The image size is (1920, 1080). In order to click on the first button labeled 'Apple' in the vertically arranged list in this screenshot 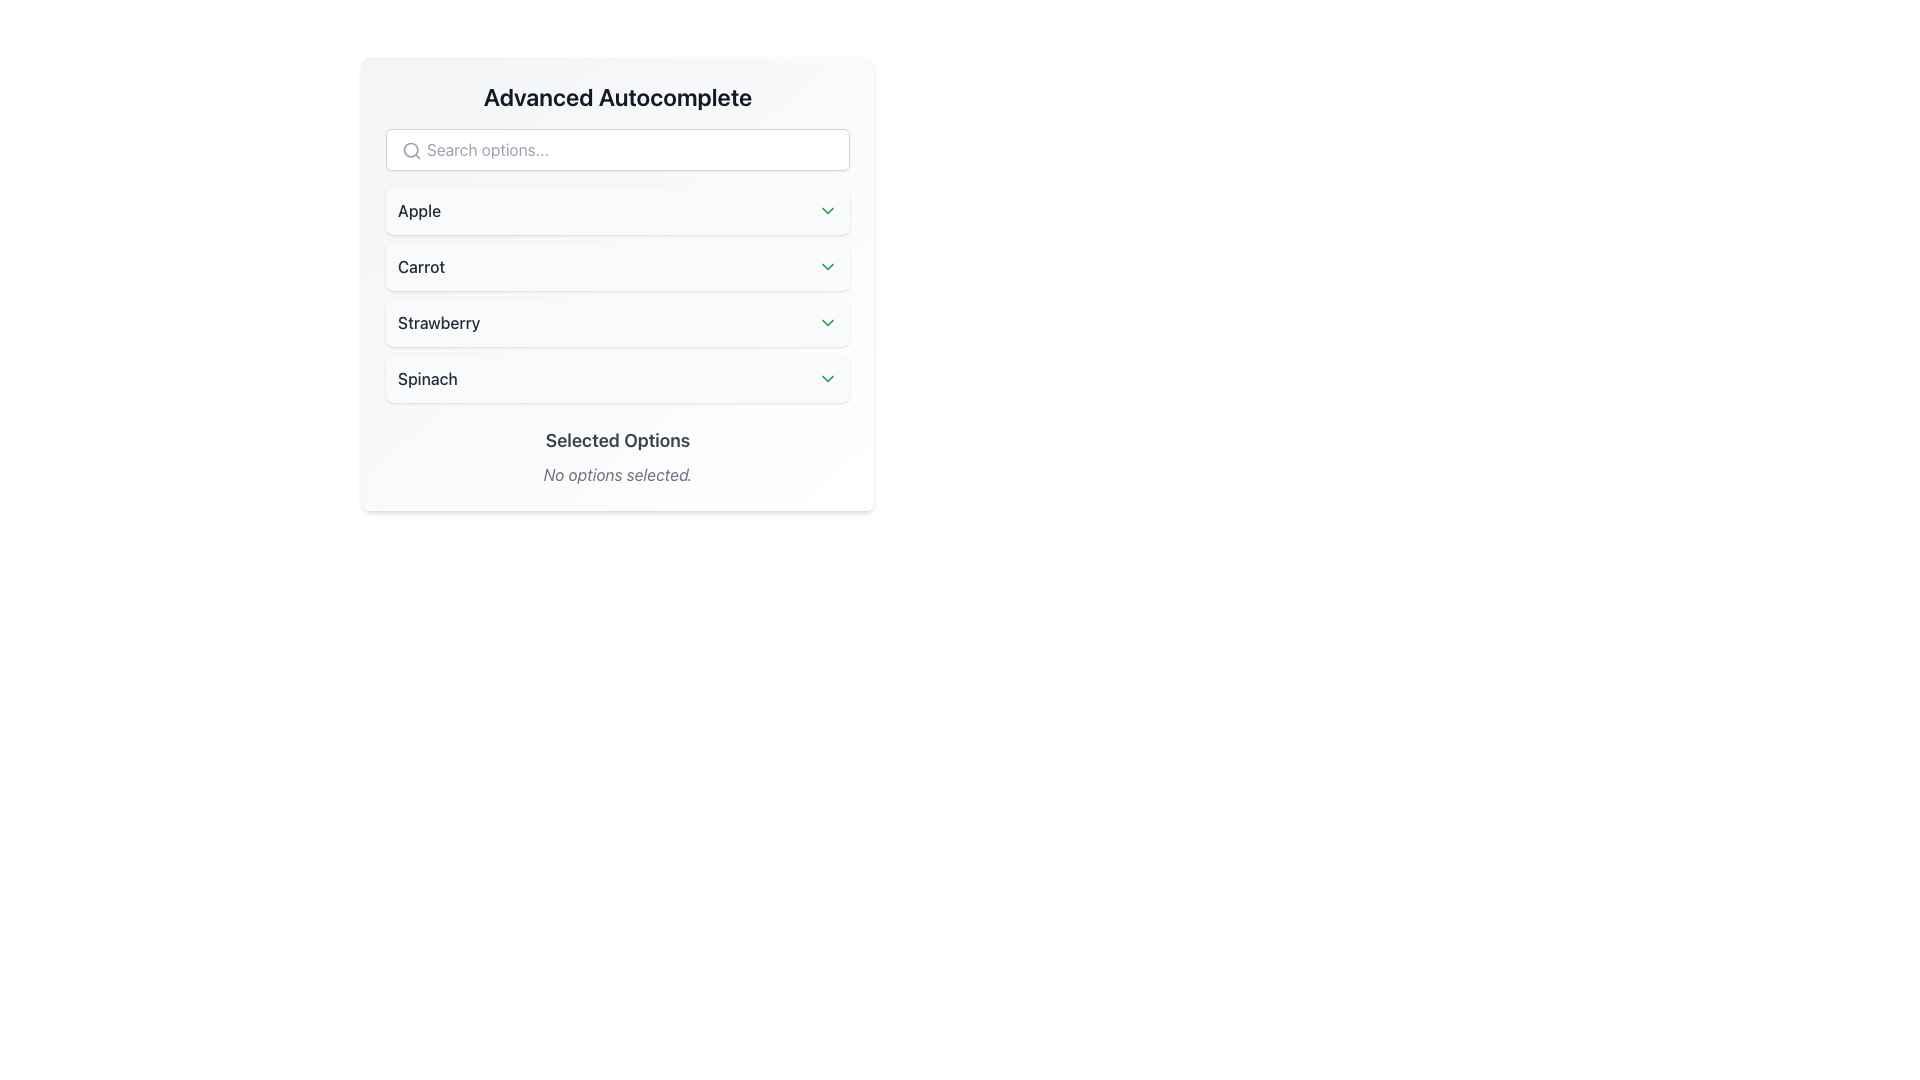, I will do `click(617, 211)`.